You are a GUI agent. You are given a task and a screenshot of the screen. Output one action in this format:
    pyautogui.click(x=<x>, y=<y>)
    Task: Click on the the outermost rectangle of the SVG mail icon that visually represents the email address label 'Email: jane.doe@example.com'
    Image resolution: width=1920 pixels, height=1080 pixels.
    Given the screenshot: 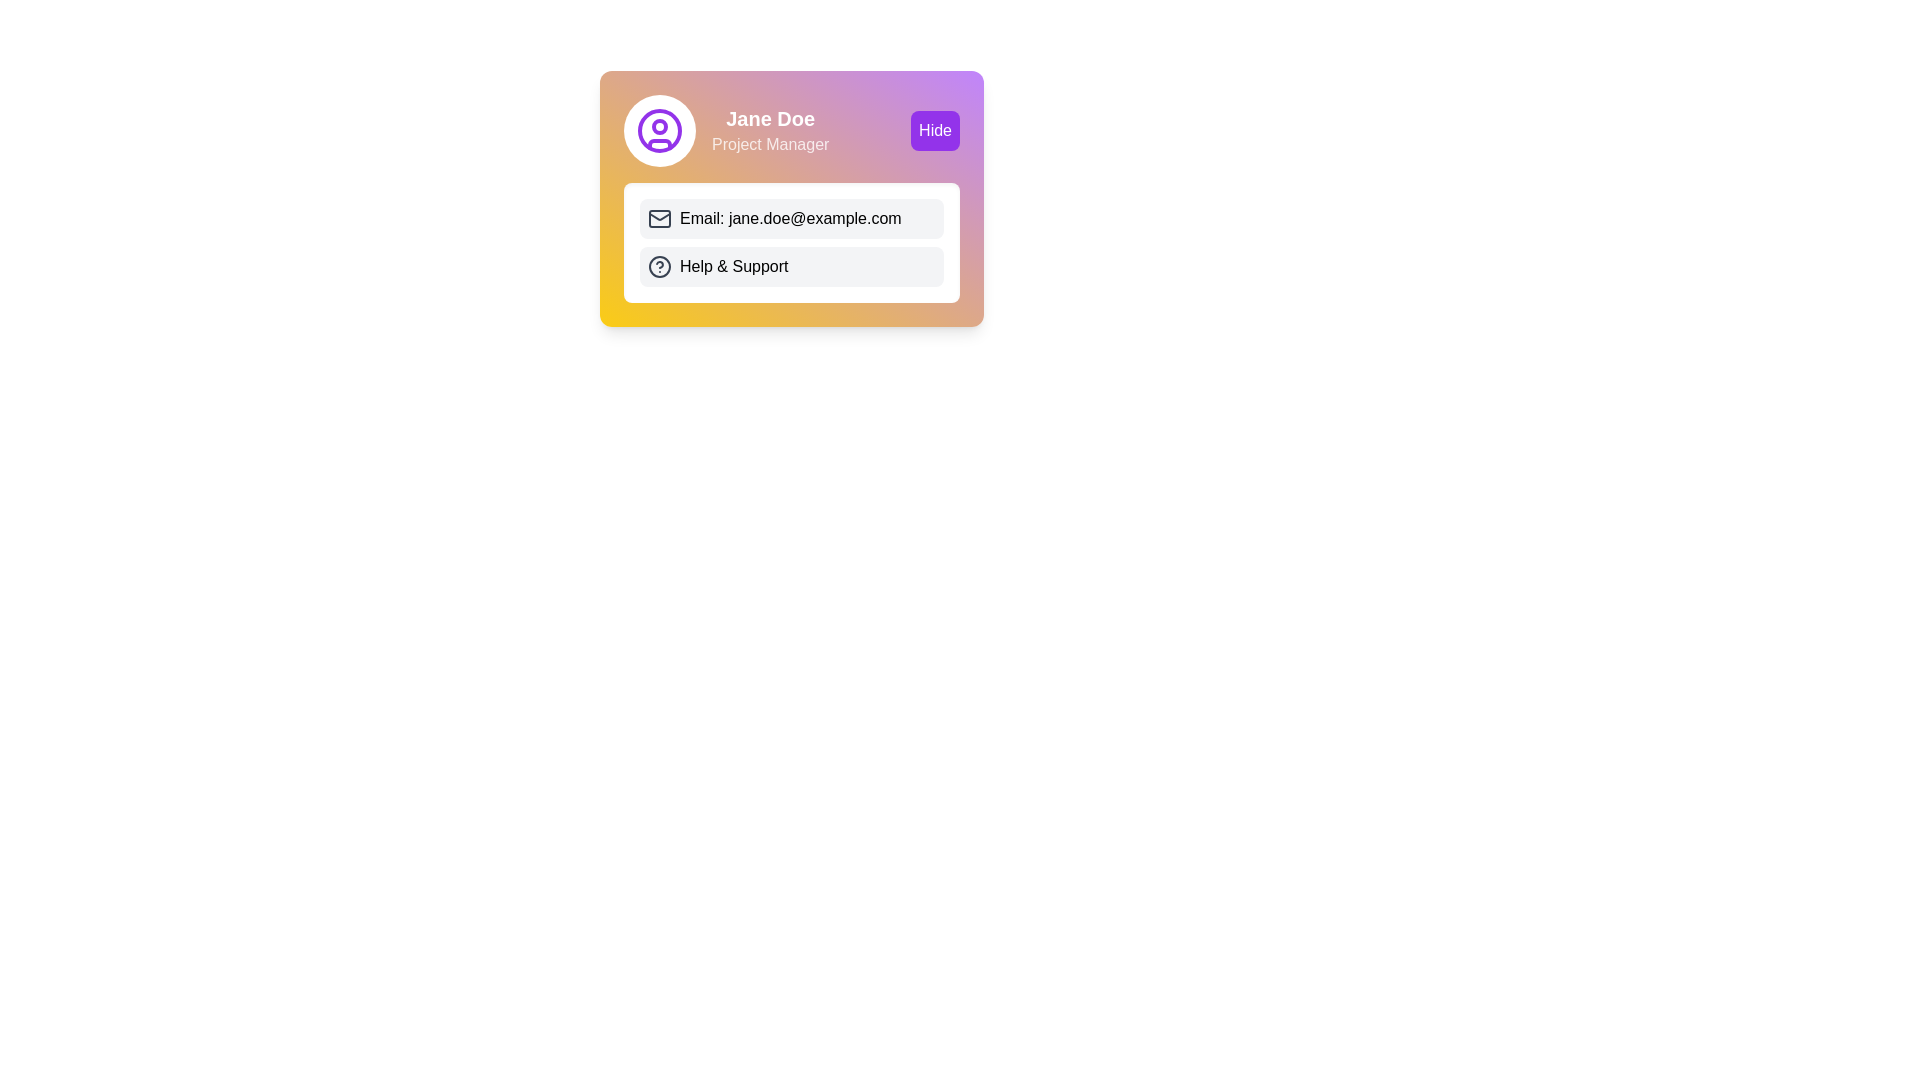 What is the action you would take?
    pyautogui.click(x=660, y=219)
    